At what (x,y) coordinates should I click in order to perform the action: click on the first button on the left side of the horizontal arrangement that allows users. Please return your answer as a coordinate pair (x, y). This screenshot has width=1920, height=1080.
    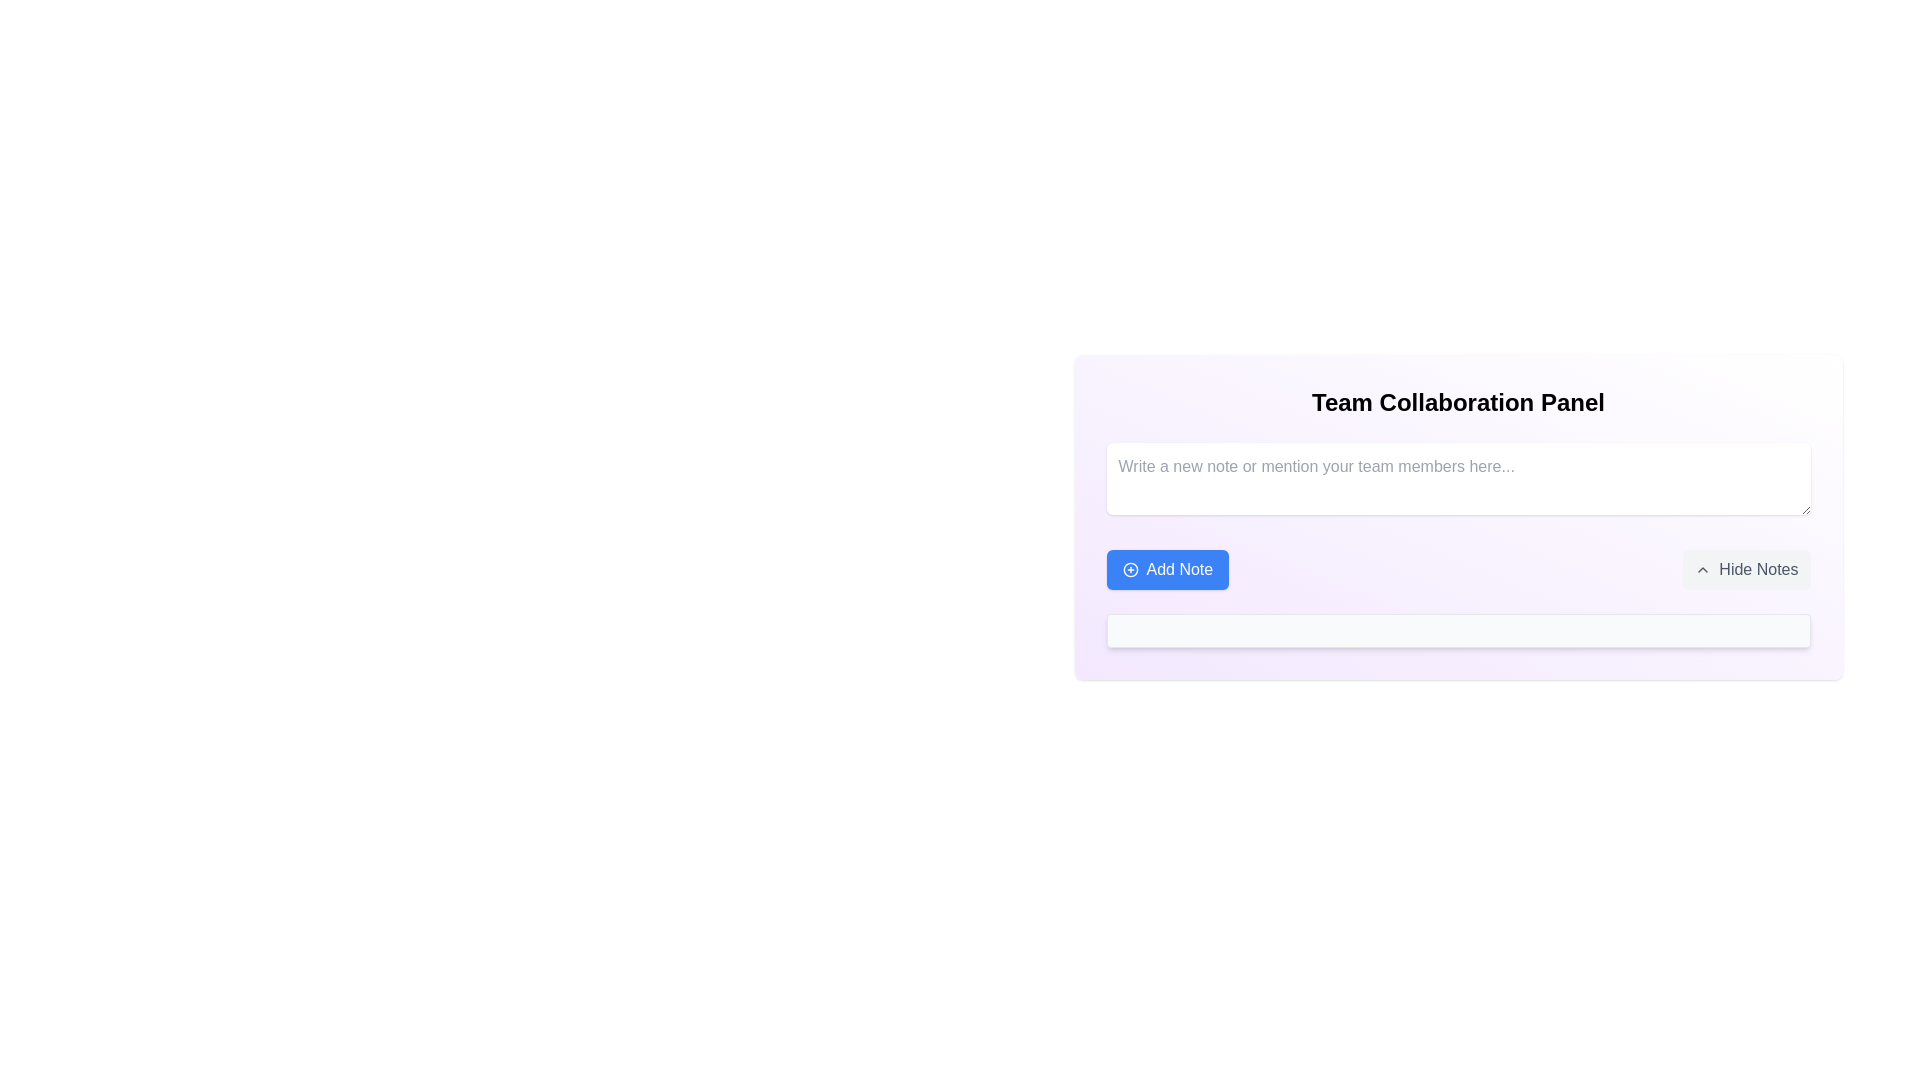
    Looking at the image, I should click on (1167, 570).